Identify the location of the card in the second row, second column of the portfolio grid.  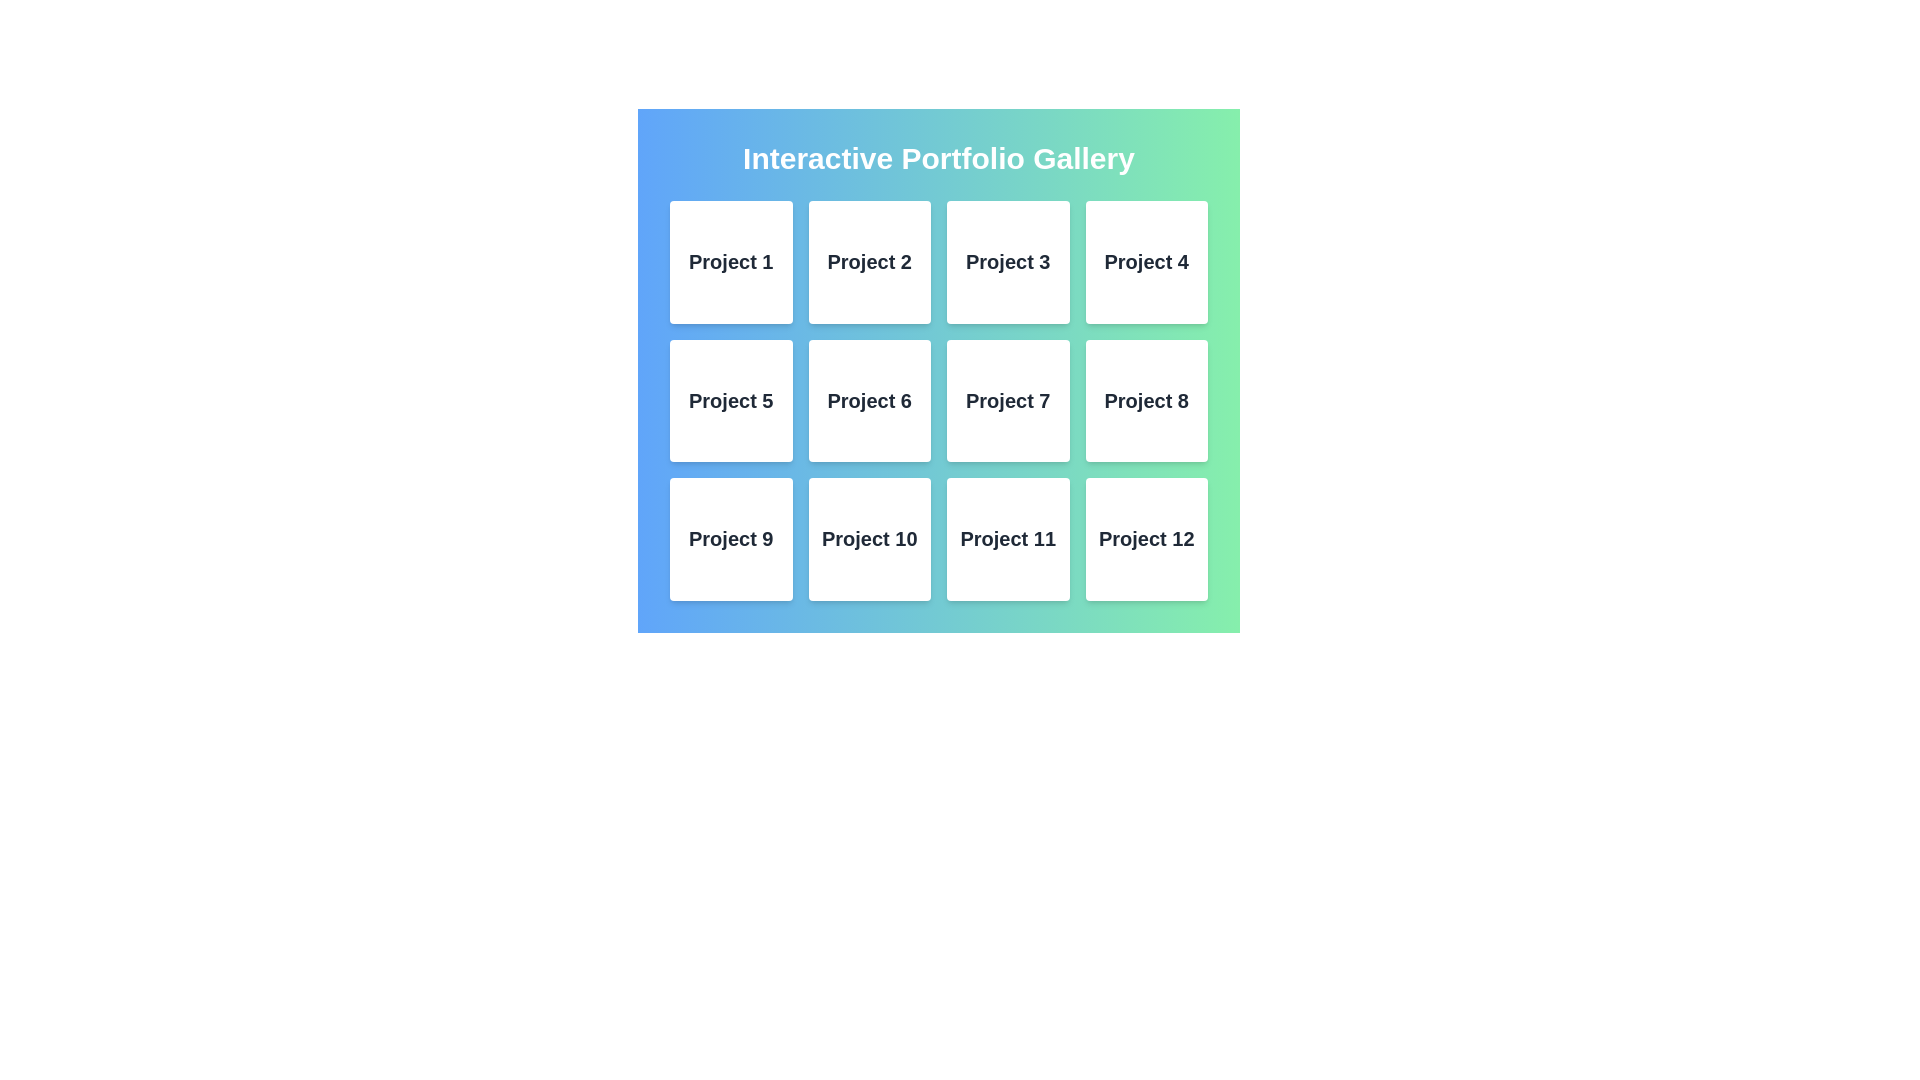
(869, 400).